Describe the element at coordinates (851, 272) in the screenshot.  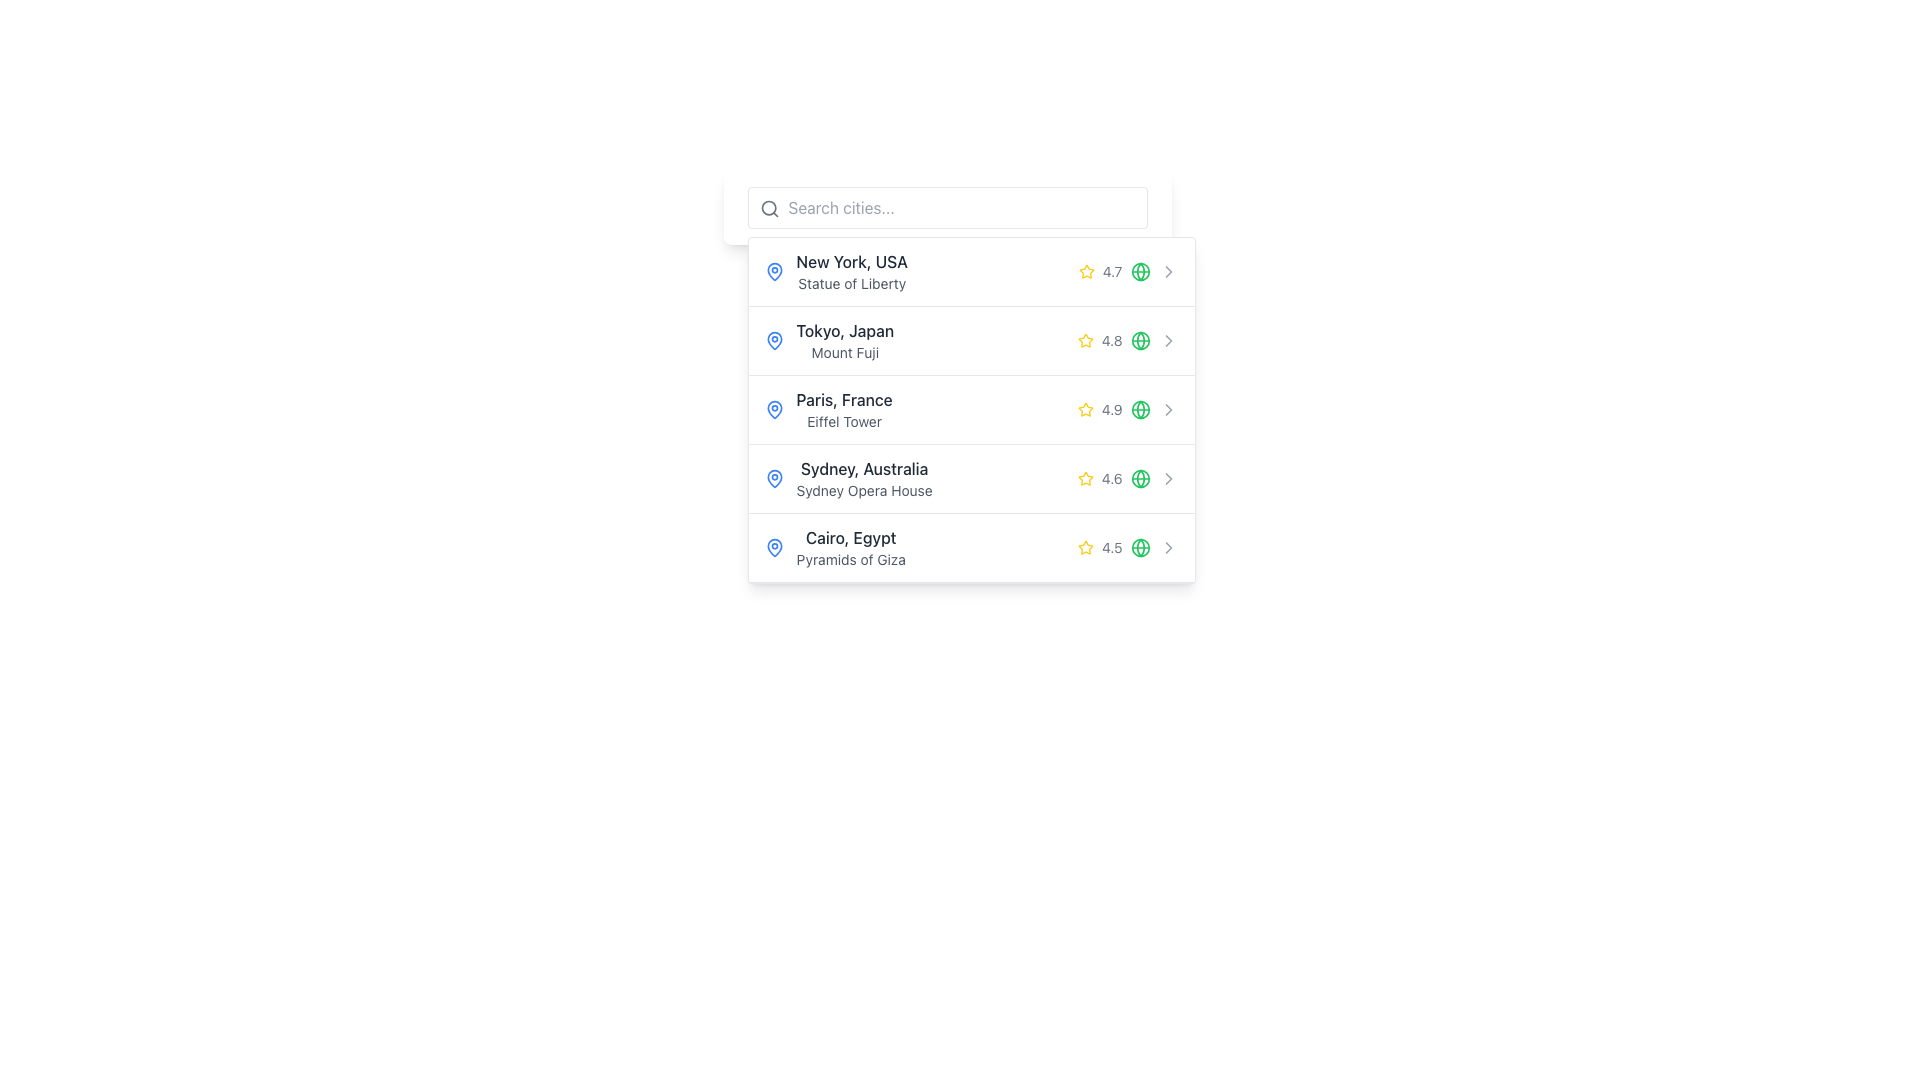
I see `the Text block displaying 'New York, USA' and 'Statue of Liberty' in the first position of the location list` at that location.